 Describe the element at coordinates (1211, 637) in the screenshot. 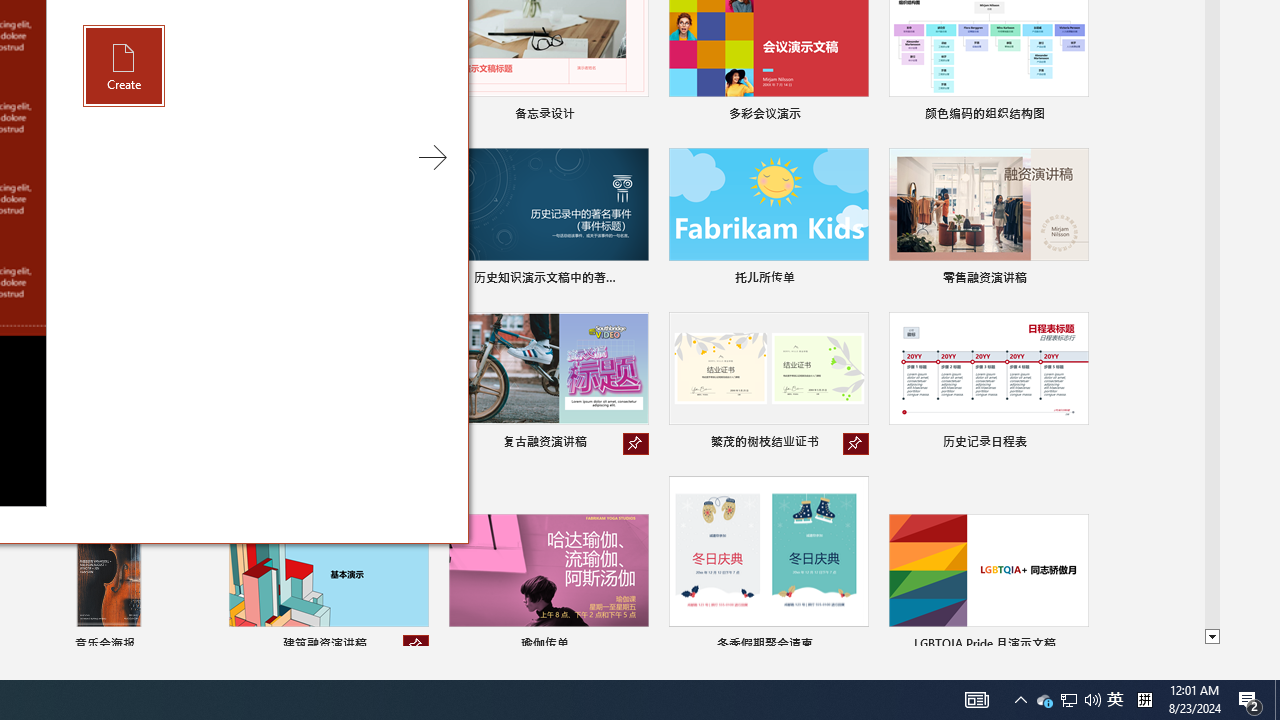

I see `'Line down'` at that location.